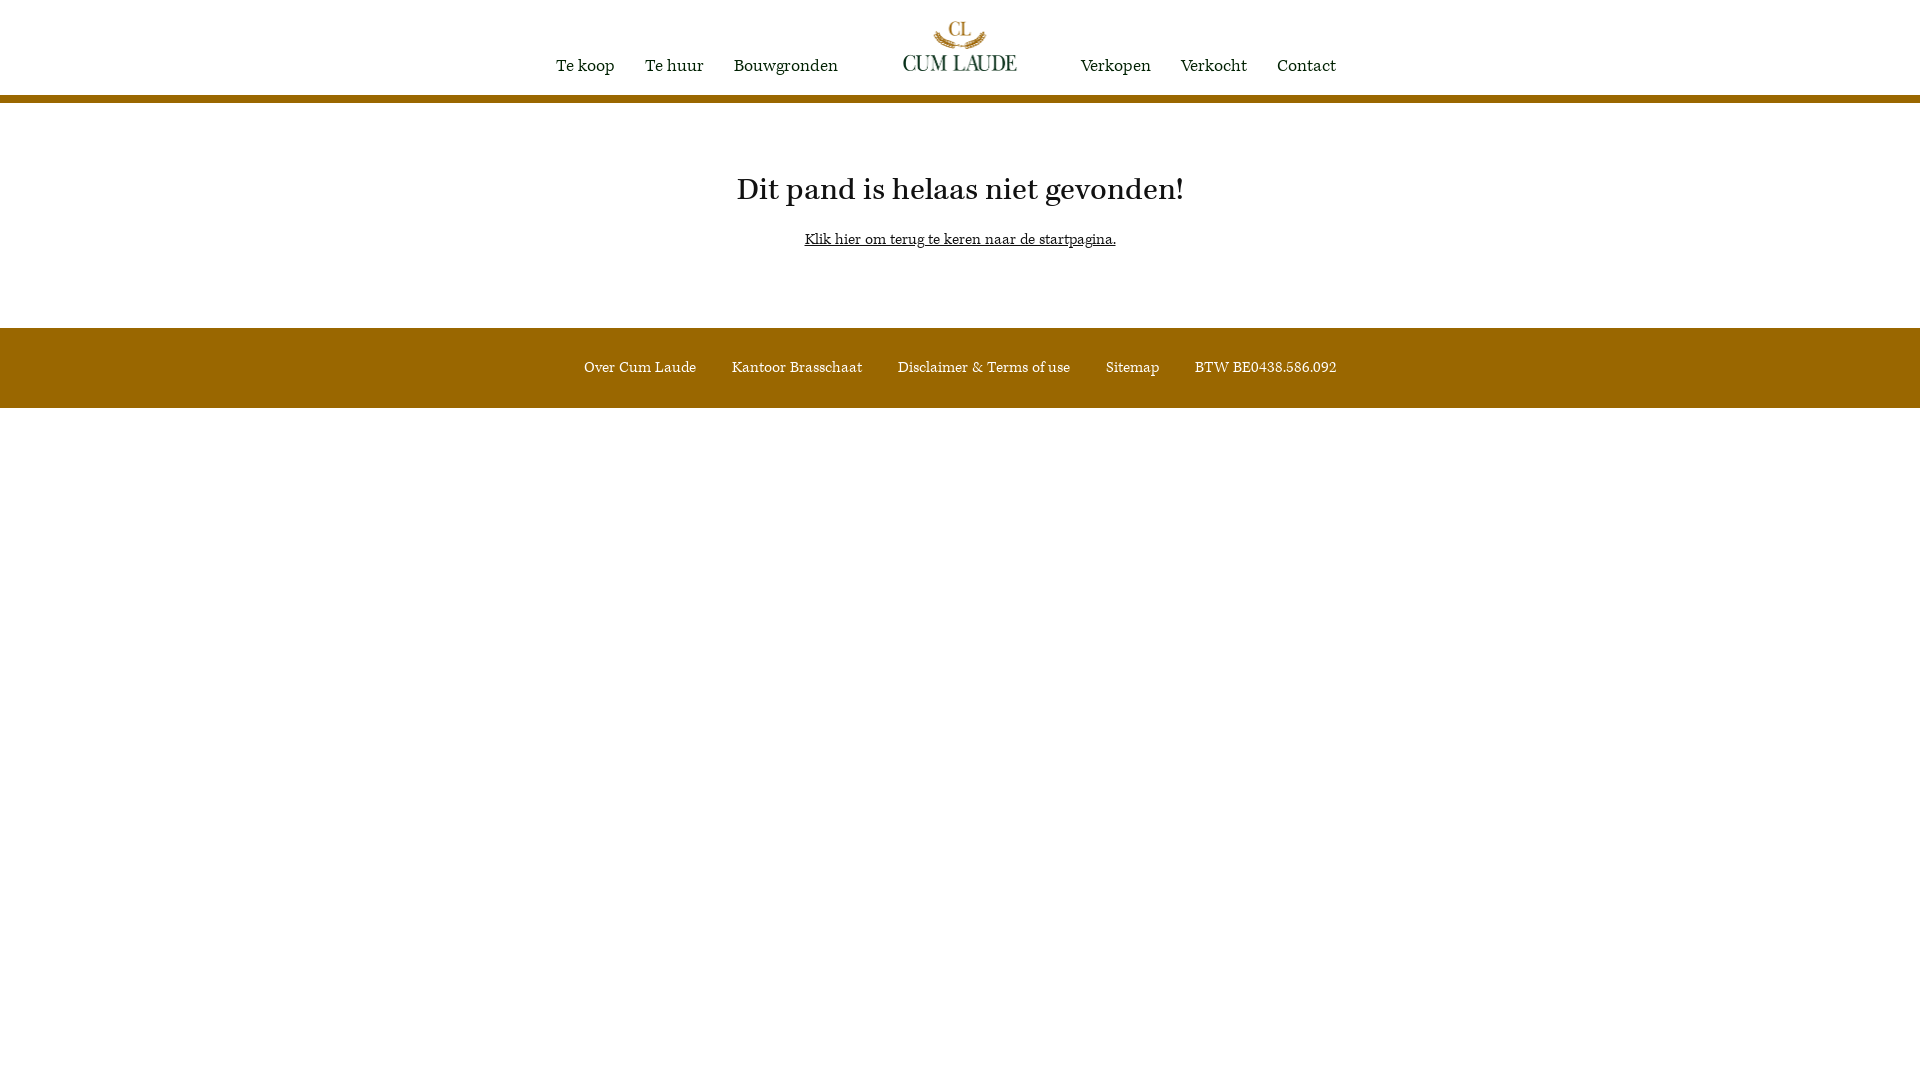 The width and height of the screenshot is (1920, 1080). I want to click on 'Kantoor Brasschaat', so click(730, 367).